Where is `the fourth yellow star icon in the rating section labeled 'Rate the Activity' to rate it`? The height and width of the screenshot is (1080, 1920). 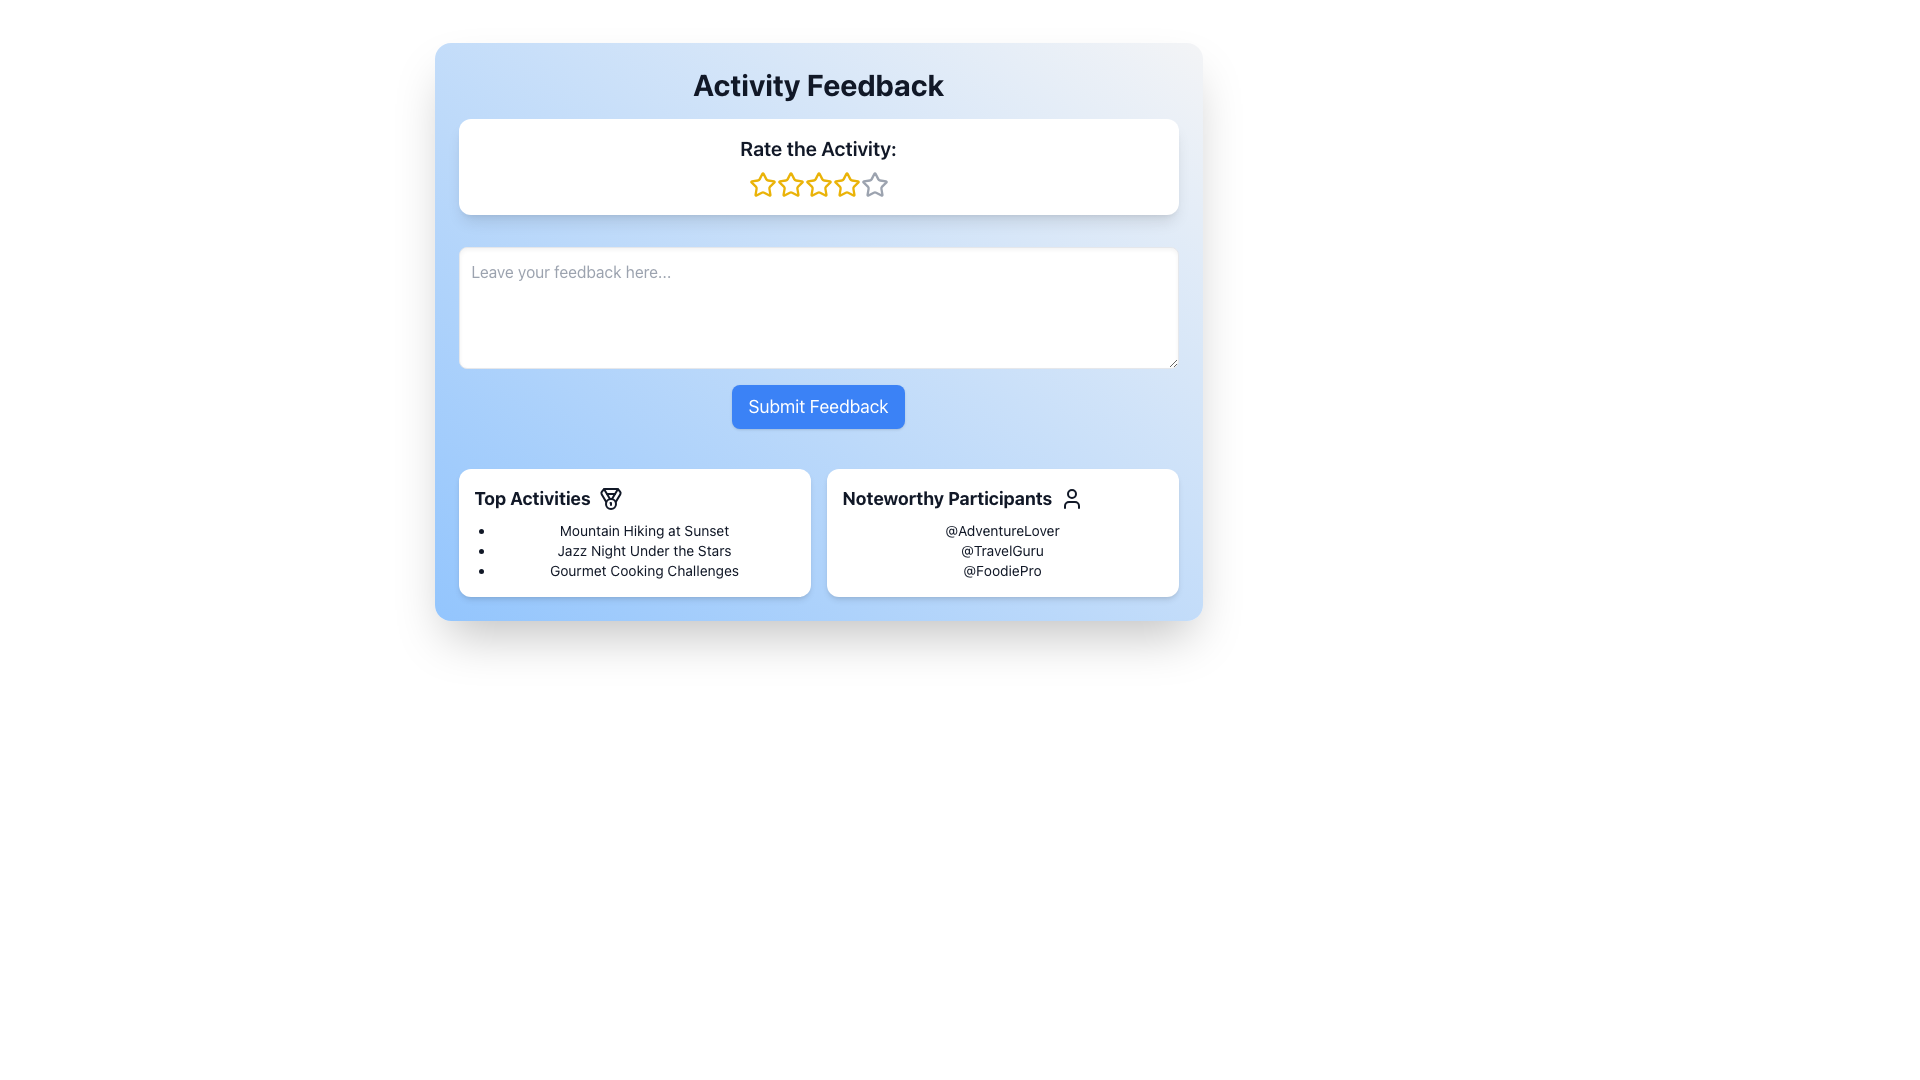
the fourth yellow star icon in the rating section labeled 'Rate the Activity' to rate it is located at coordinates (818, 185).